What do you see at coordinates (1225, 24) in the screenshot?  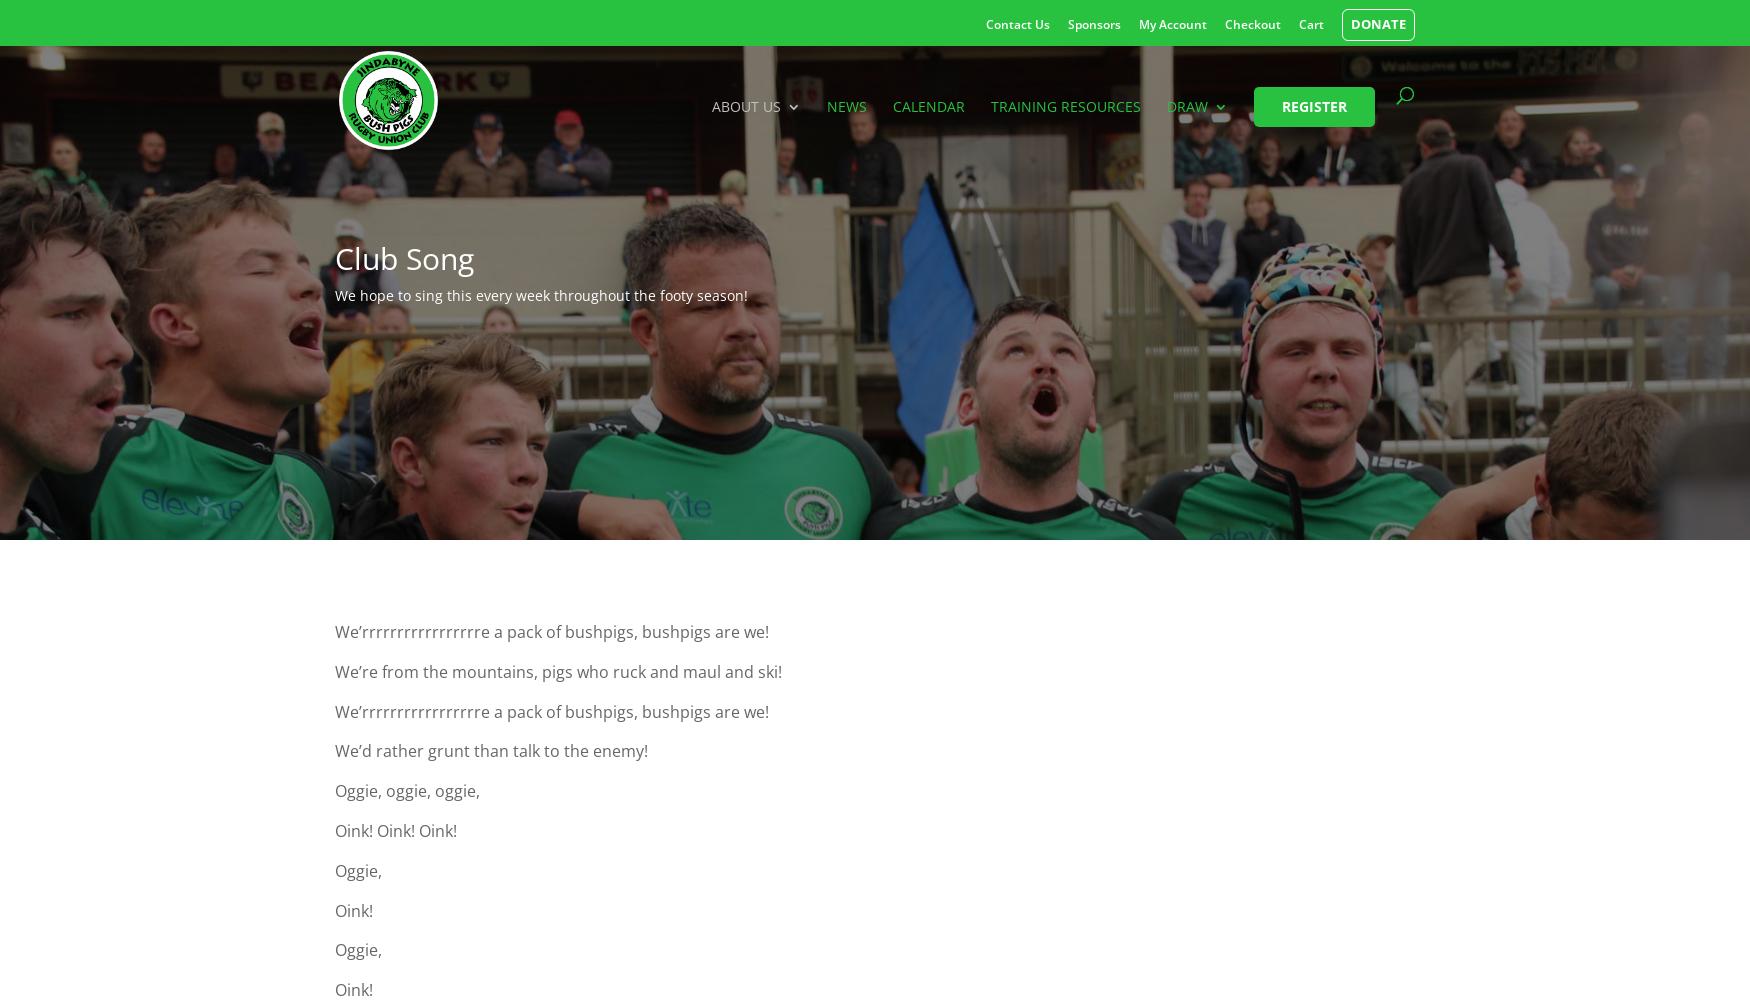 I see `'Checkout'` at bounding box center [1225, 24].